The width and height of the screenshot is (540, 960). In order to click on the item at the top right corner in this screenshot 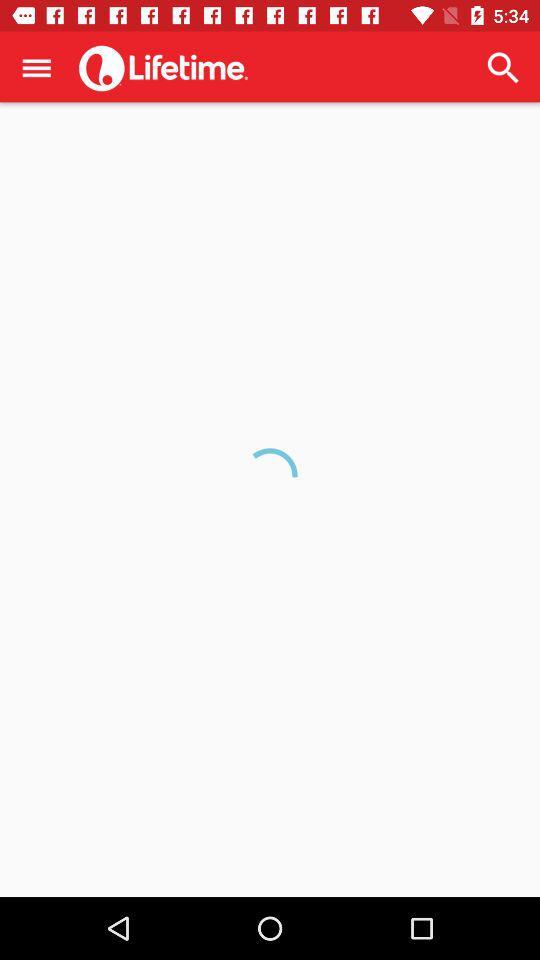, I will do `click(502, 67)`.